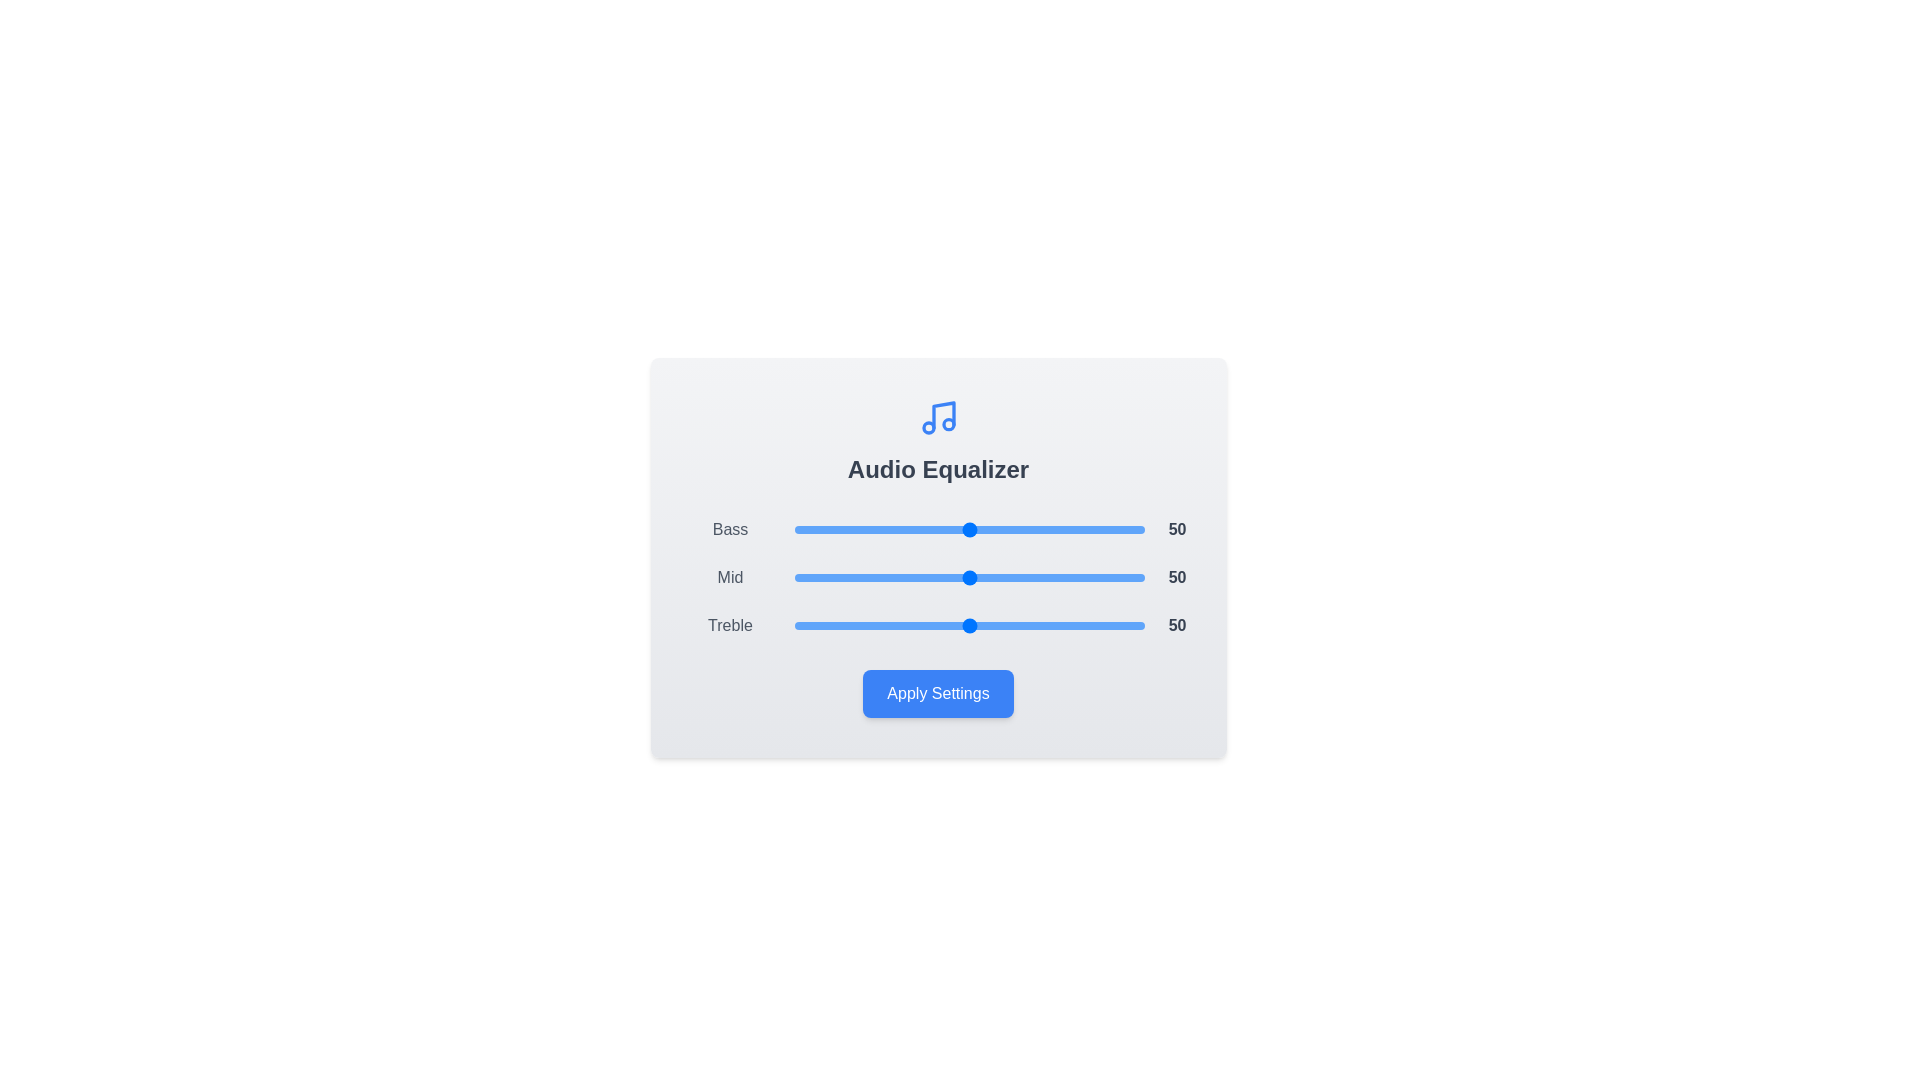 The height and width of the screenshot is (1080, 1920). Describe the element at coordinates (819, 578) in the screenshot. I see `the 'Mid' slider to 7` at that location.